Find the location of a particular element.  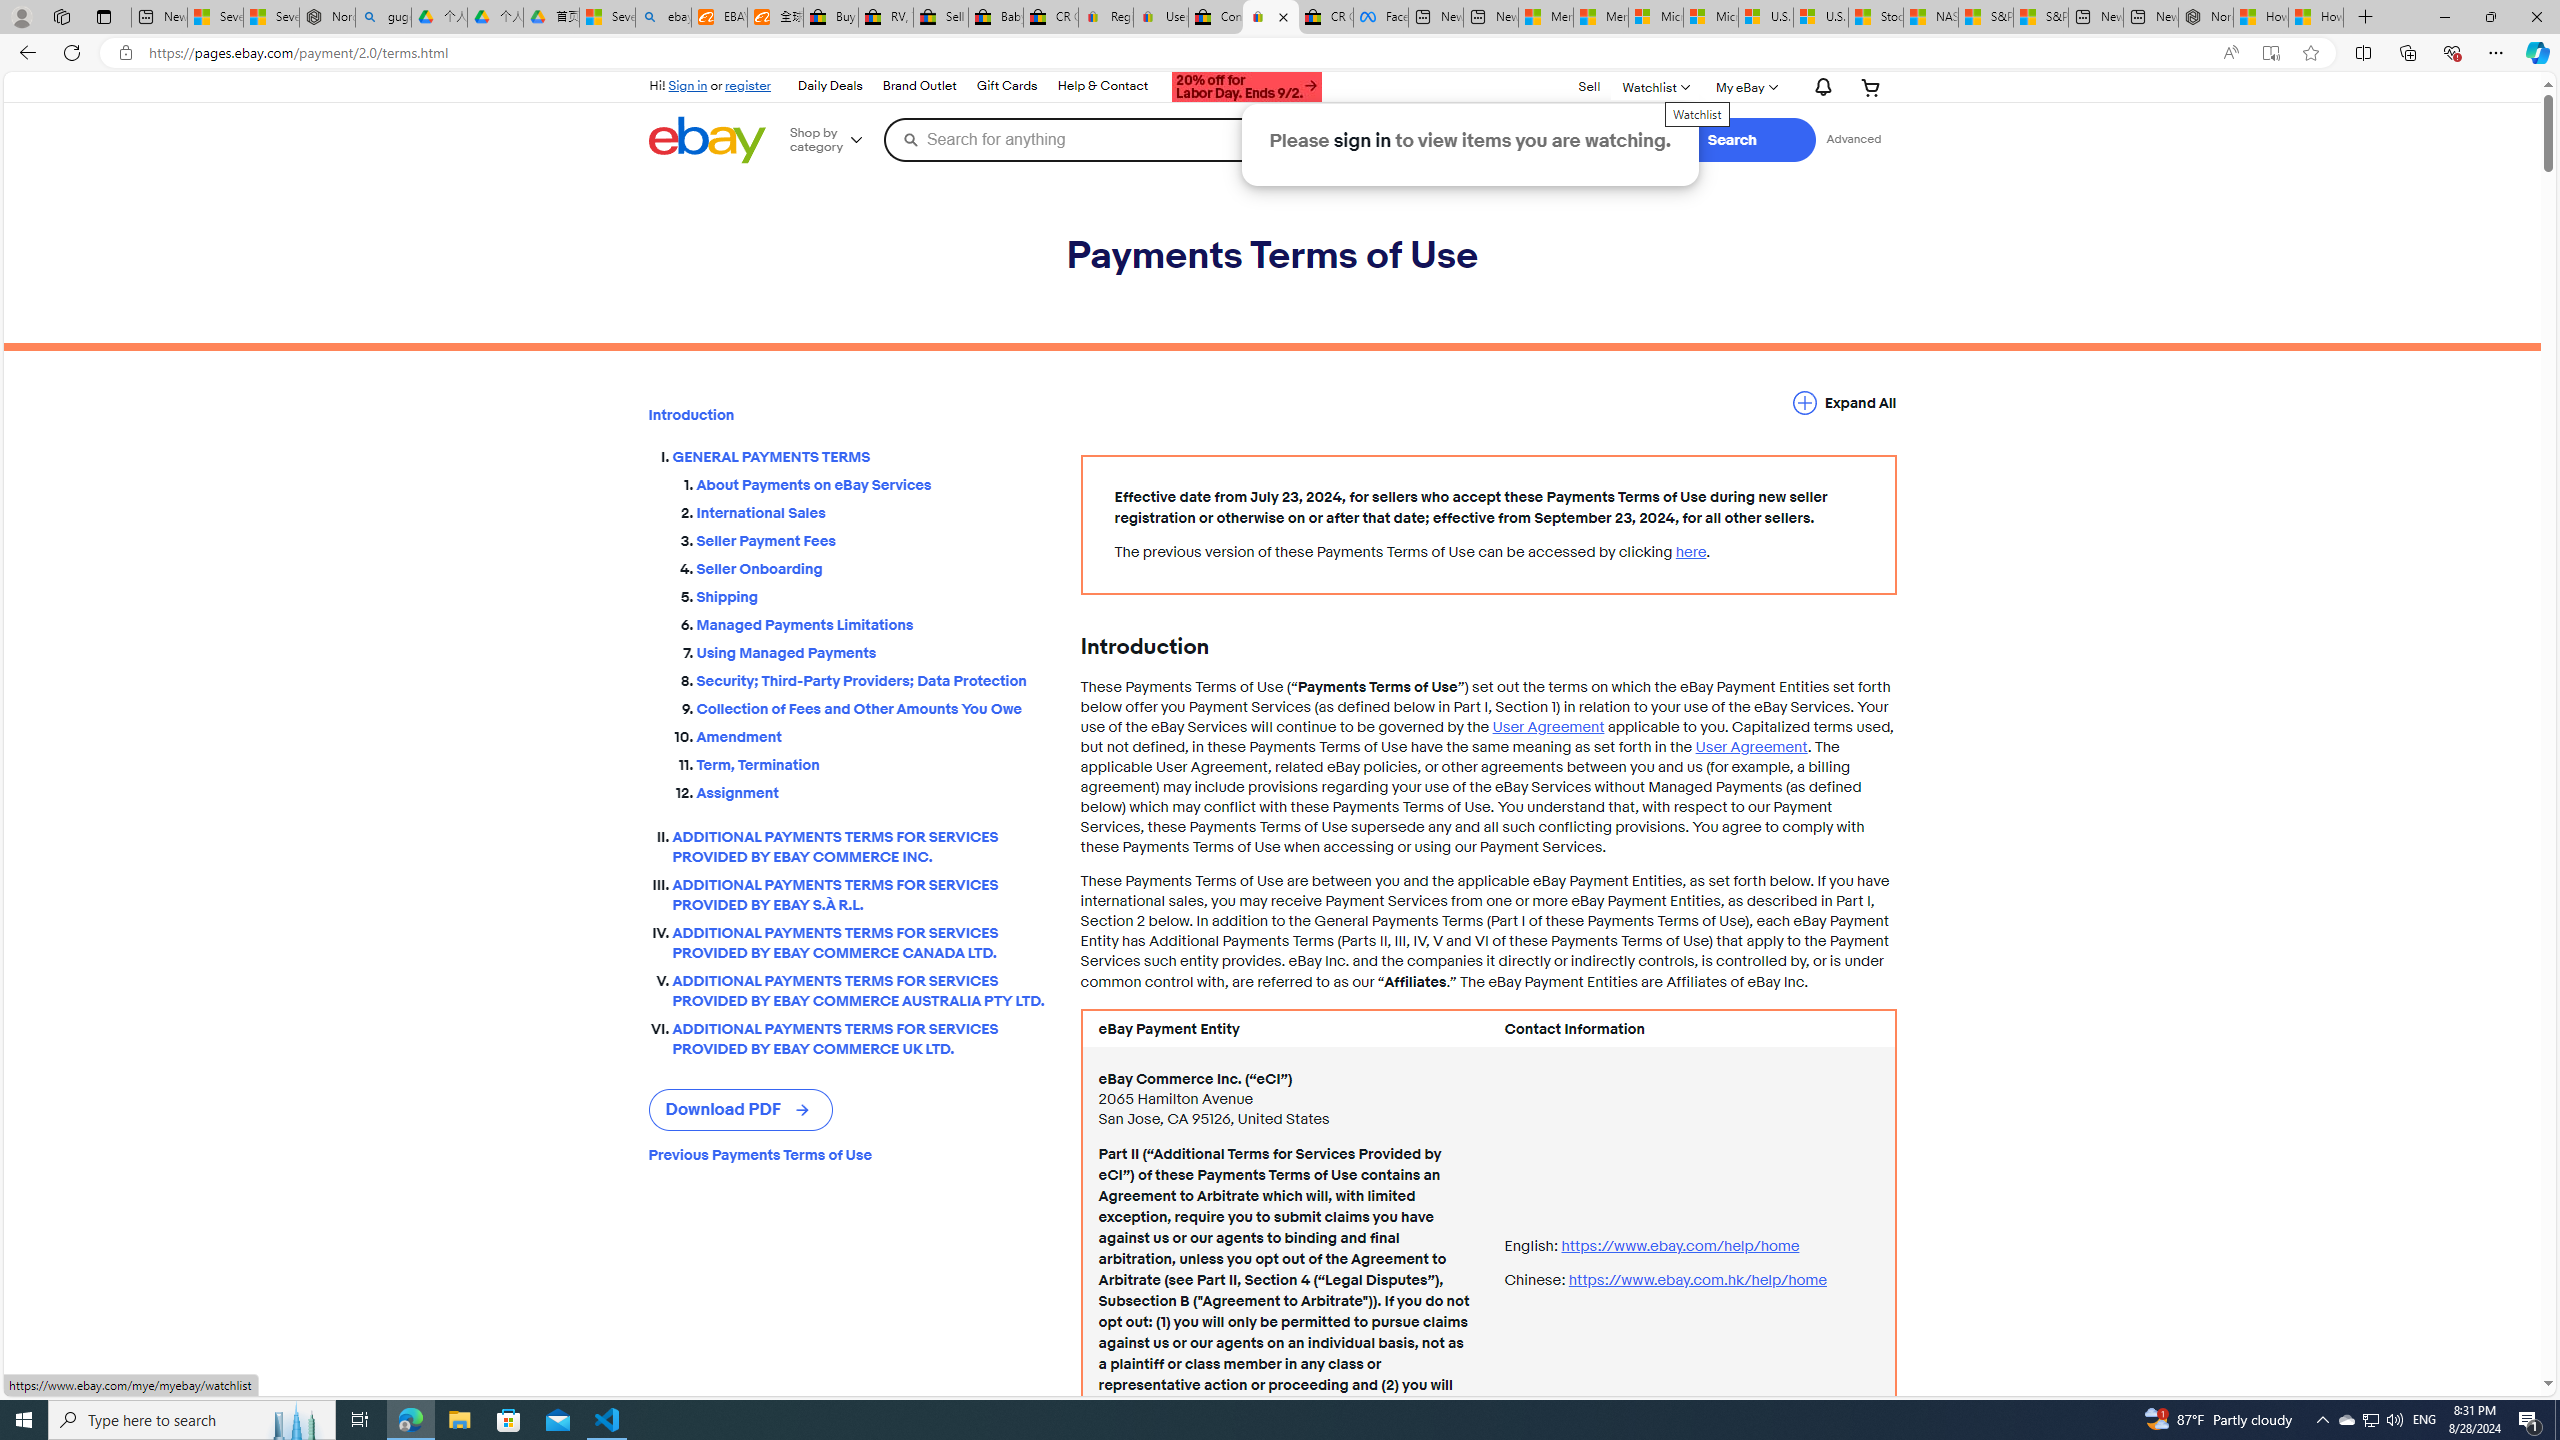

'Managed Payments Limitations' is located at coordinates (872, 621).